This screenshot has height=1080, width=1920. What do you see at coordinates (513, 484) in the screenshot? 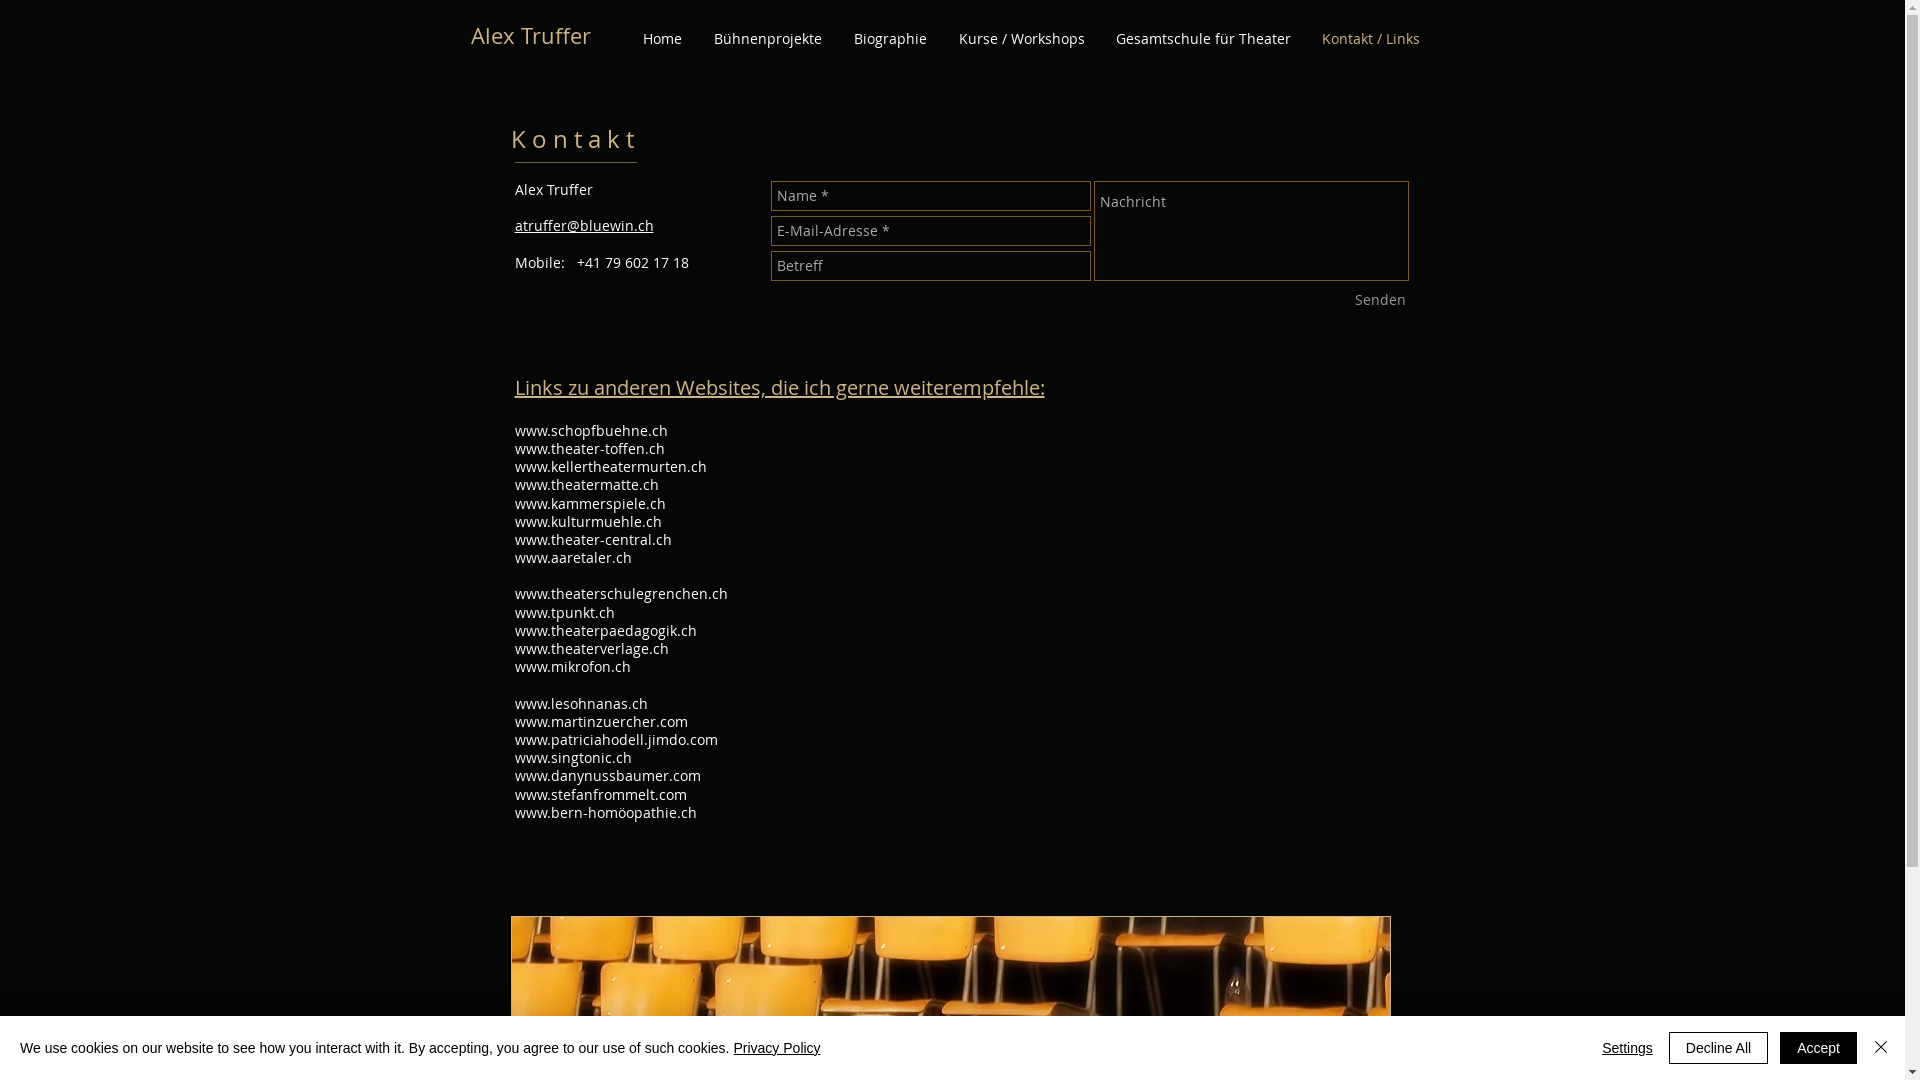
I see `'www.theatermatte.ch'` at bounding box center [513, 484].